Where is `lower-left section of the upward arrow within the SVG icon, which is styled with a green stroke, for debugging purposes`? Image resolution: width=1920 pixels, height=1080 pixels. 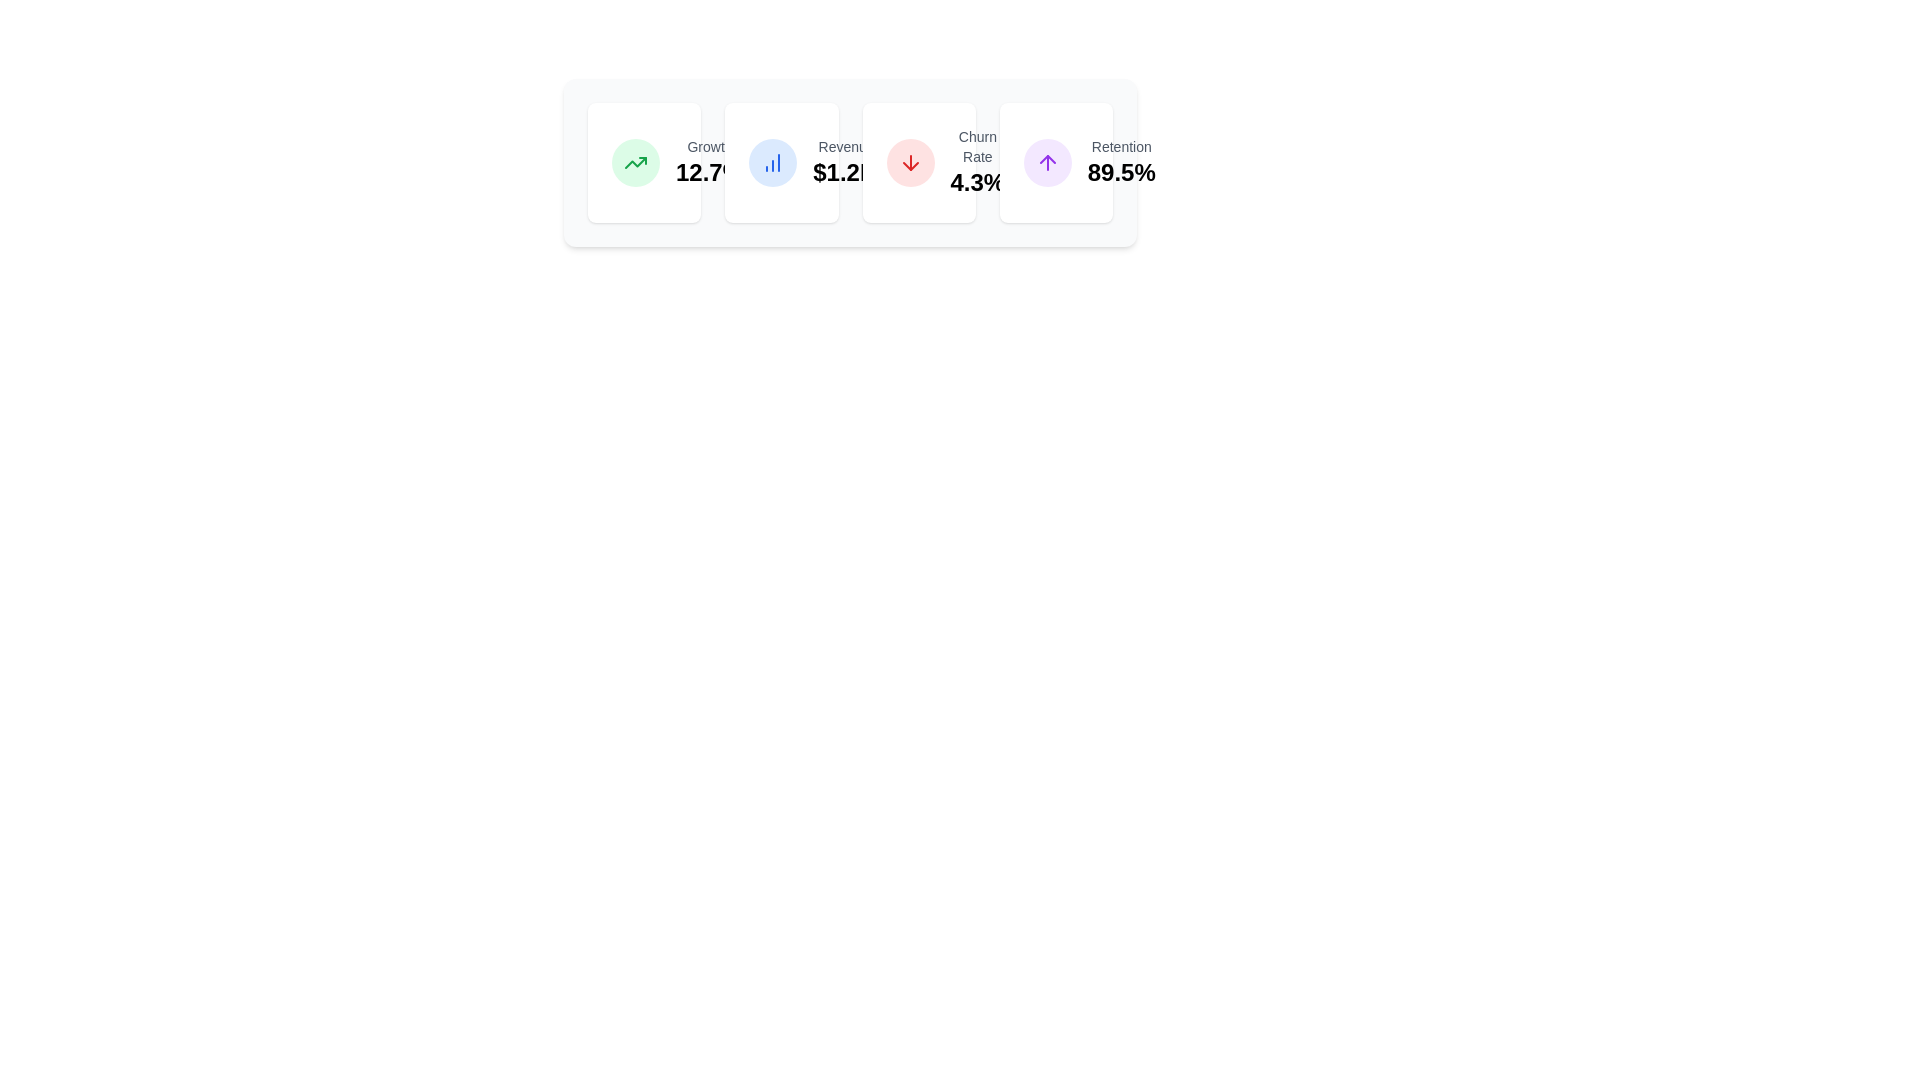 lower-left section of the upward arrow within the SVG icon, which is styled with a green stroke, for debugging purposes is located at coordinates (634, 161).